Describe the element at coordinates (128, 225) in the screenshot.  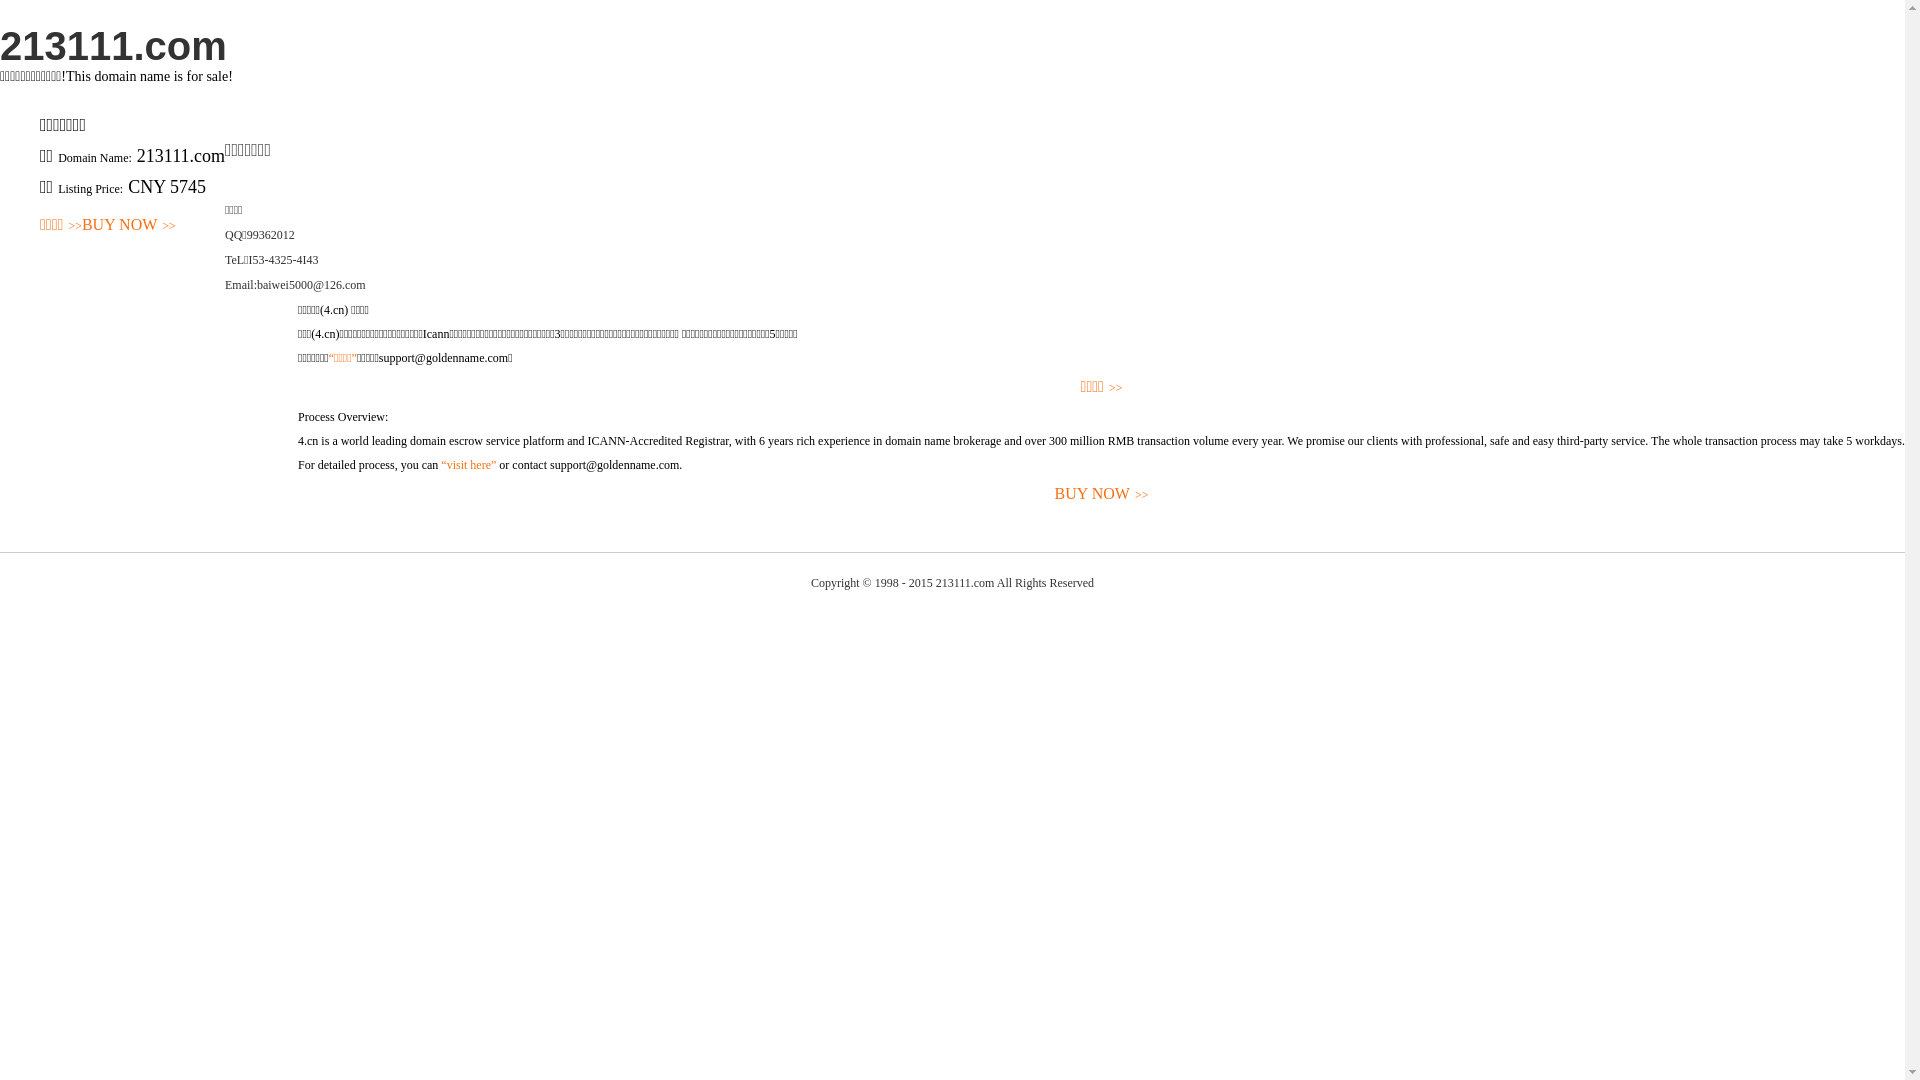
I see `'BUY NOW>>'` at that location.